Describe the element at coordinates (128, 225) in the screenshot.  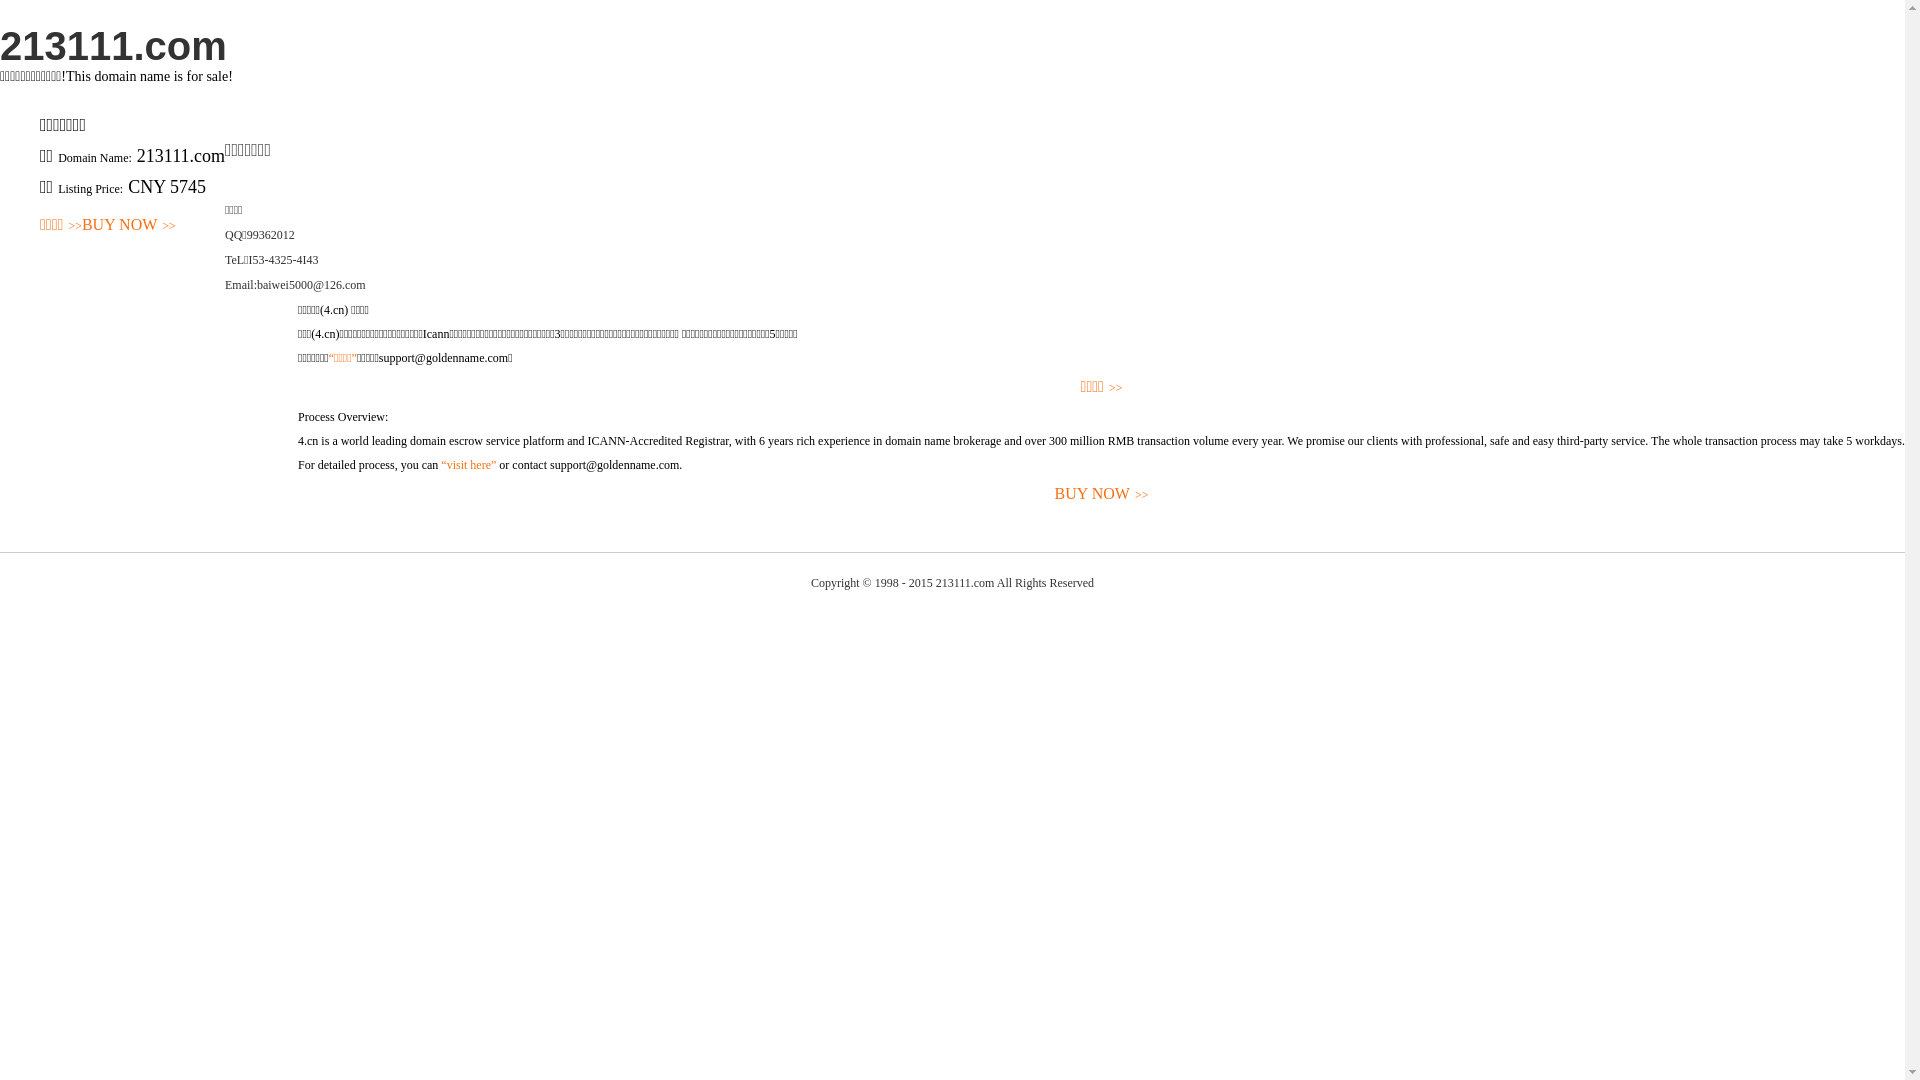
I see `'BUY NOW>>'` at that location.